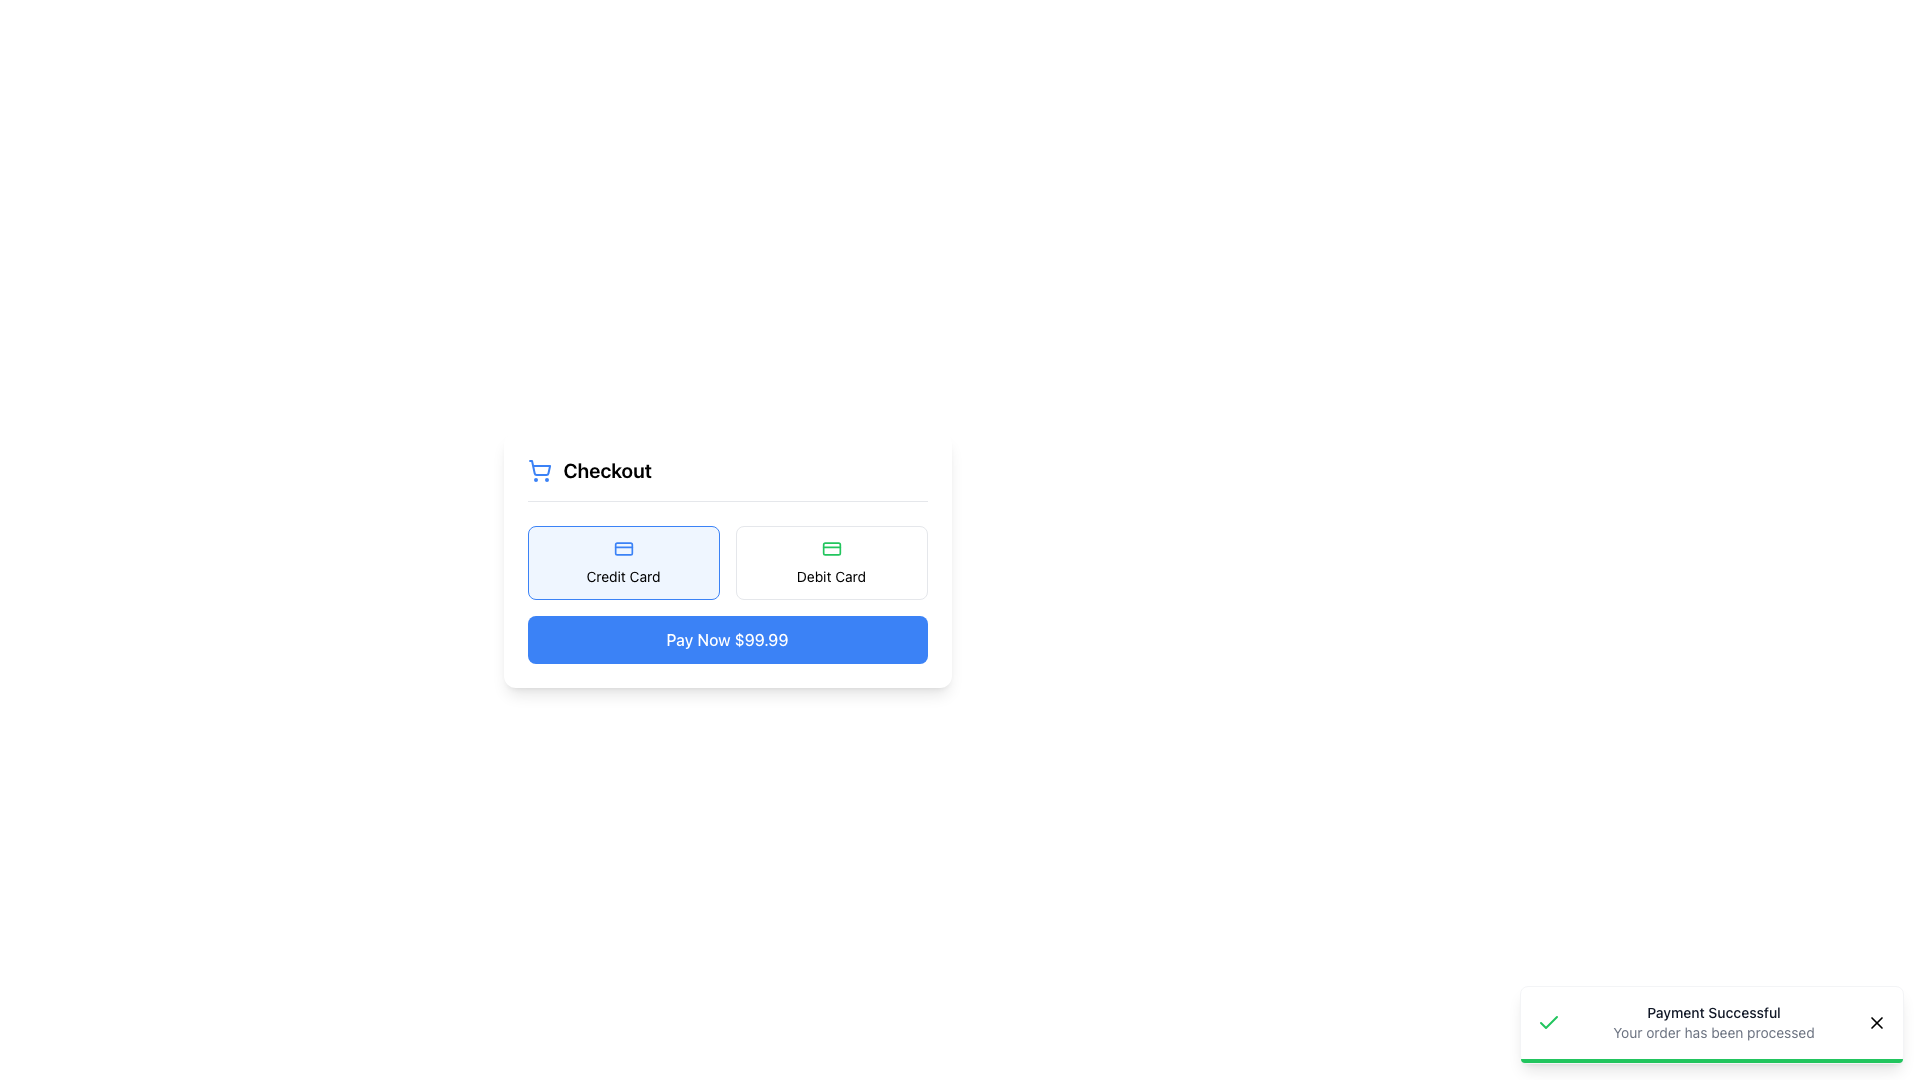 The width and height of the screenshot is (1920, 1080). I want to click on text label 'Checkout' which is styled in a bold, large font and located next to a shopping cart icon, so click(606, 470).